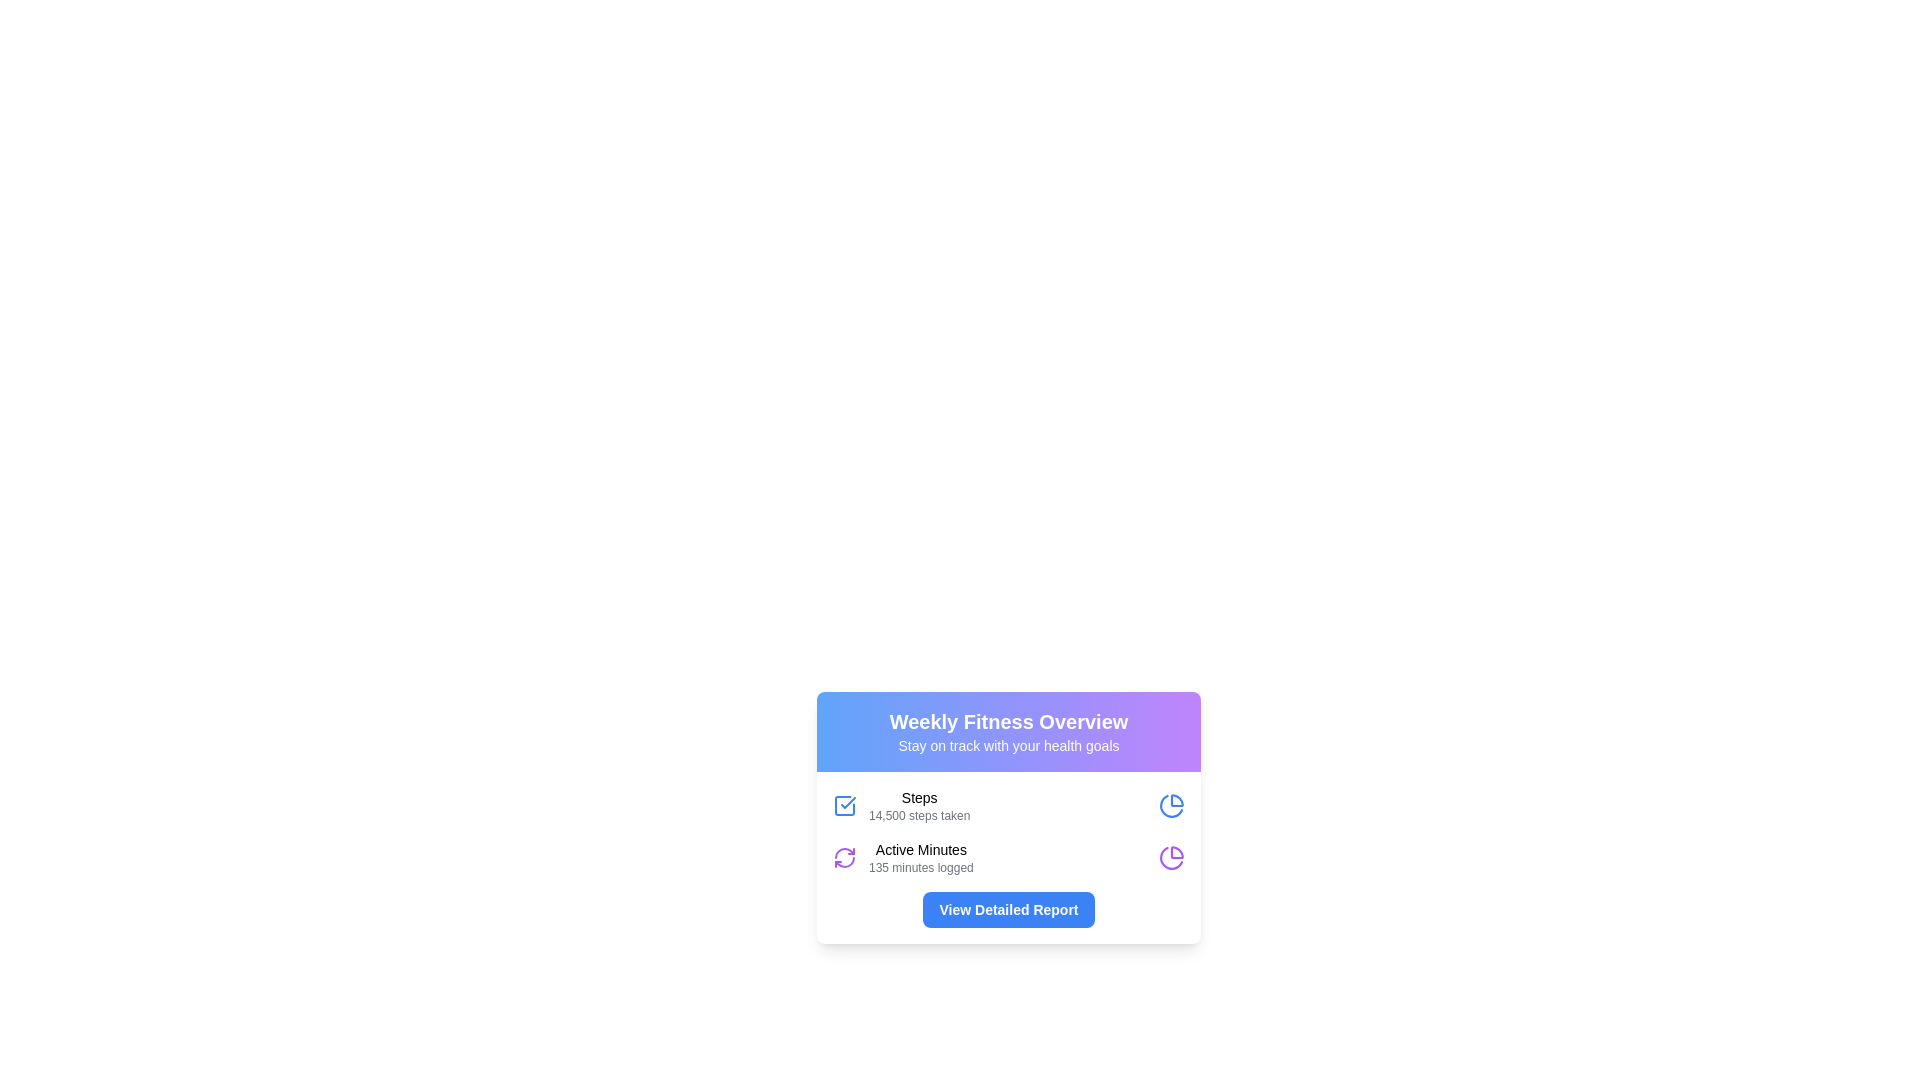  What do you see at coordinates (920, 866) in the screenshot?
I see `the text label displaying '135 minutes logged', which is styled in a small gray font and located beneath the 'Active Minutes' label in the fitness metrics summary card` at bounding box center [920, 866].